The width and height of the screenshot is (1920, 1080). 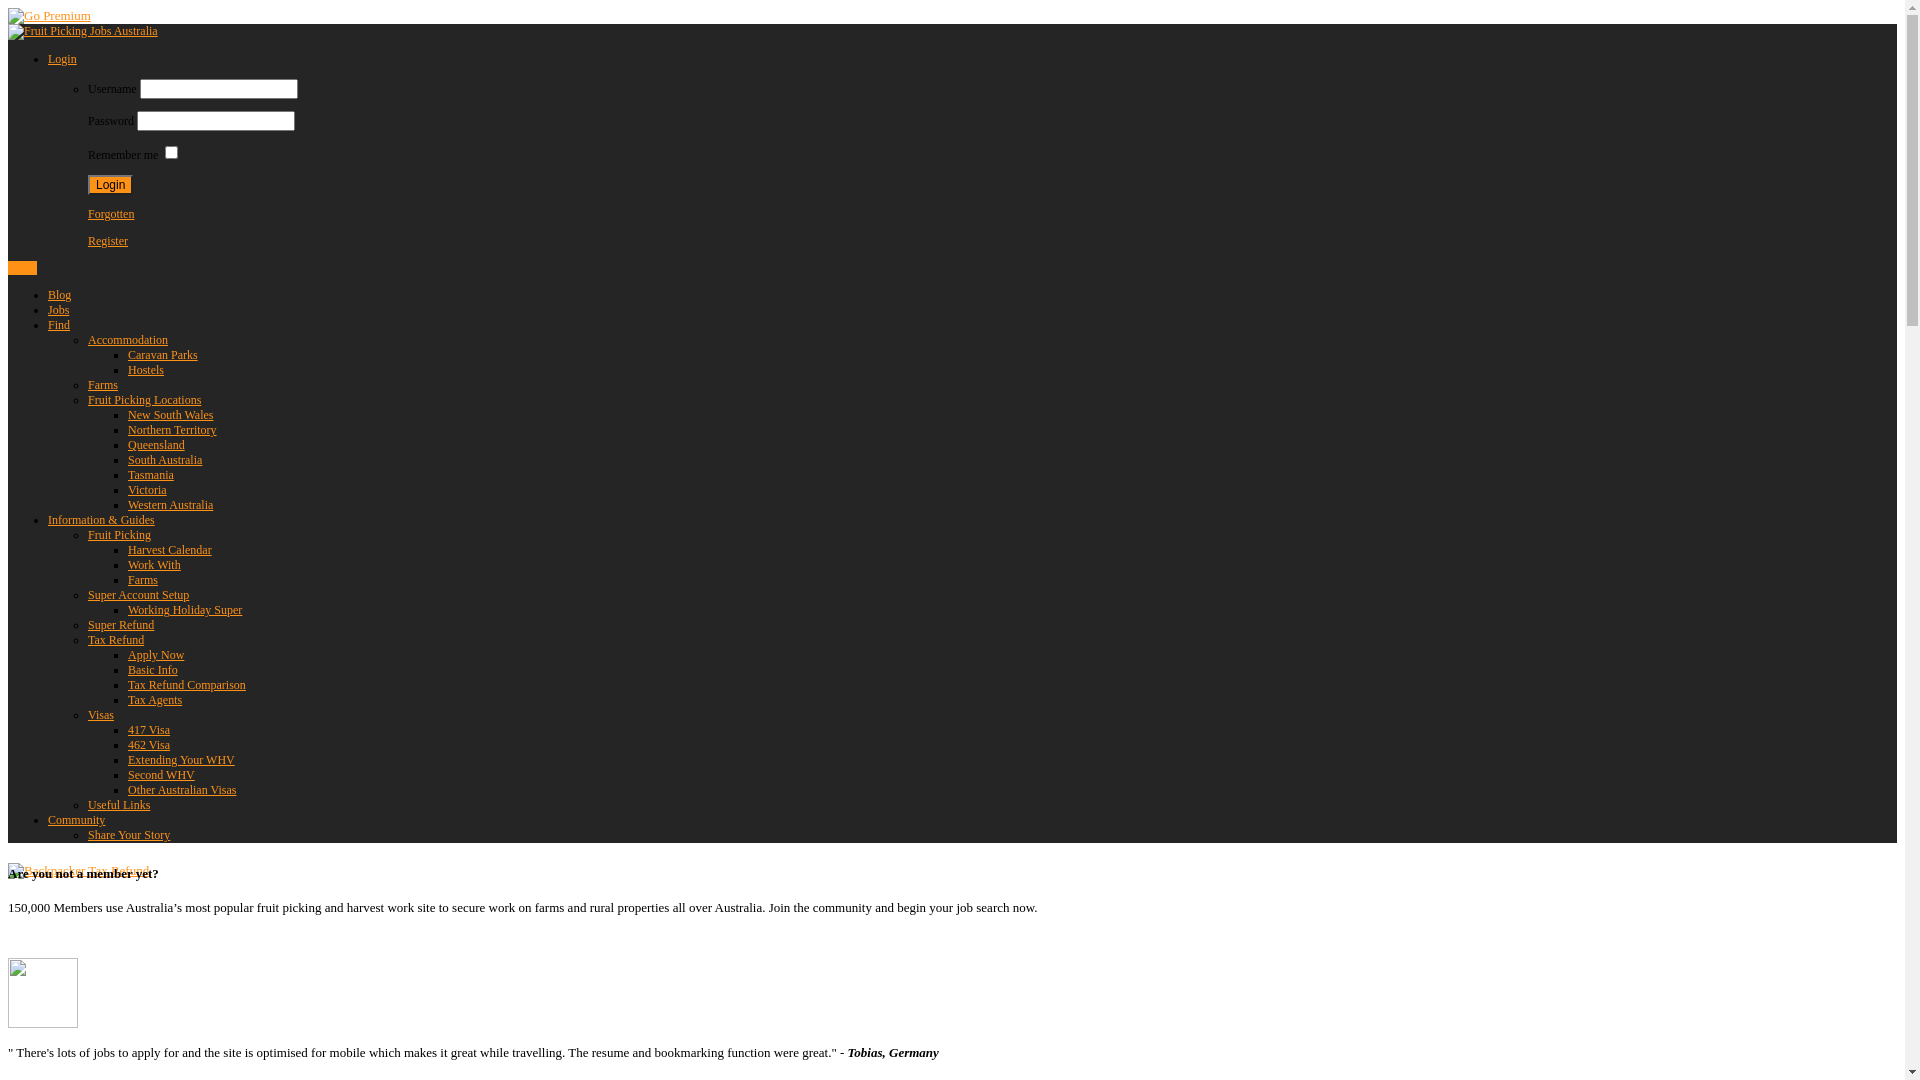 What do you see at coordinates (164, 459) in the screenshot?
I see `'South Australia'` at bounding box center [164, 459].